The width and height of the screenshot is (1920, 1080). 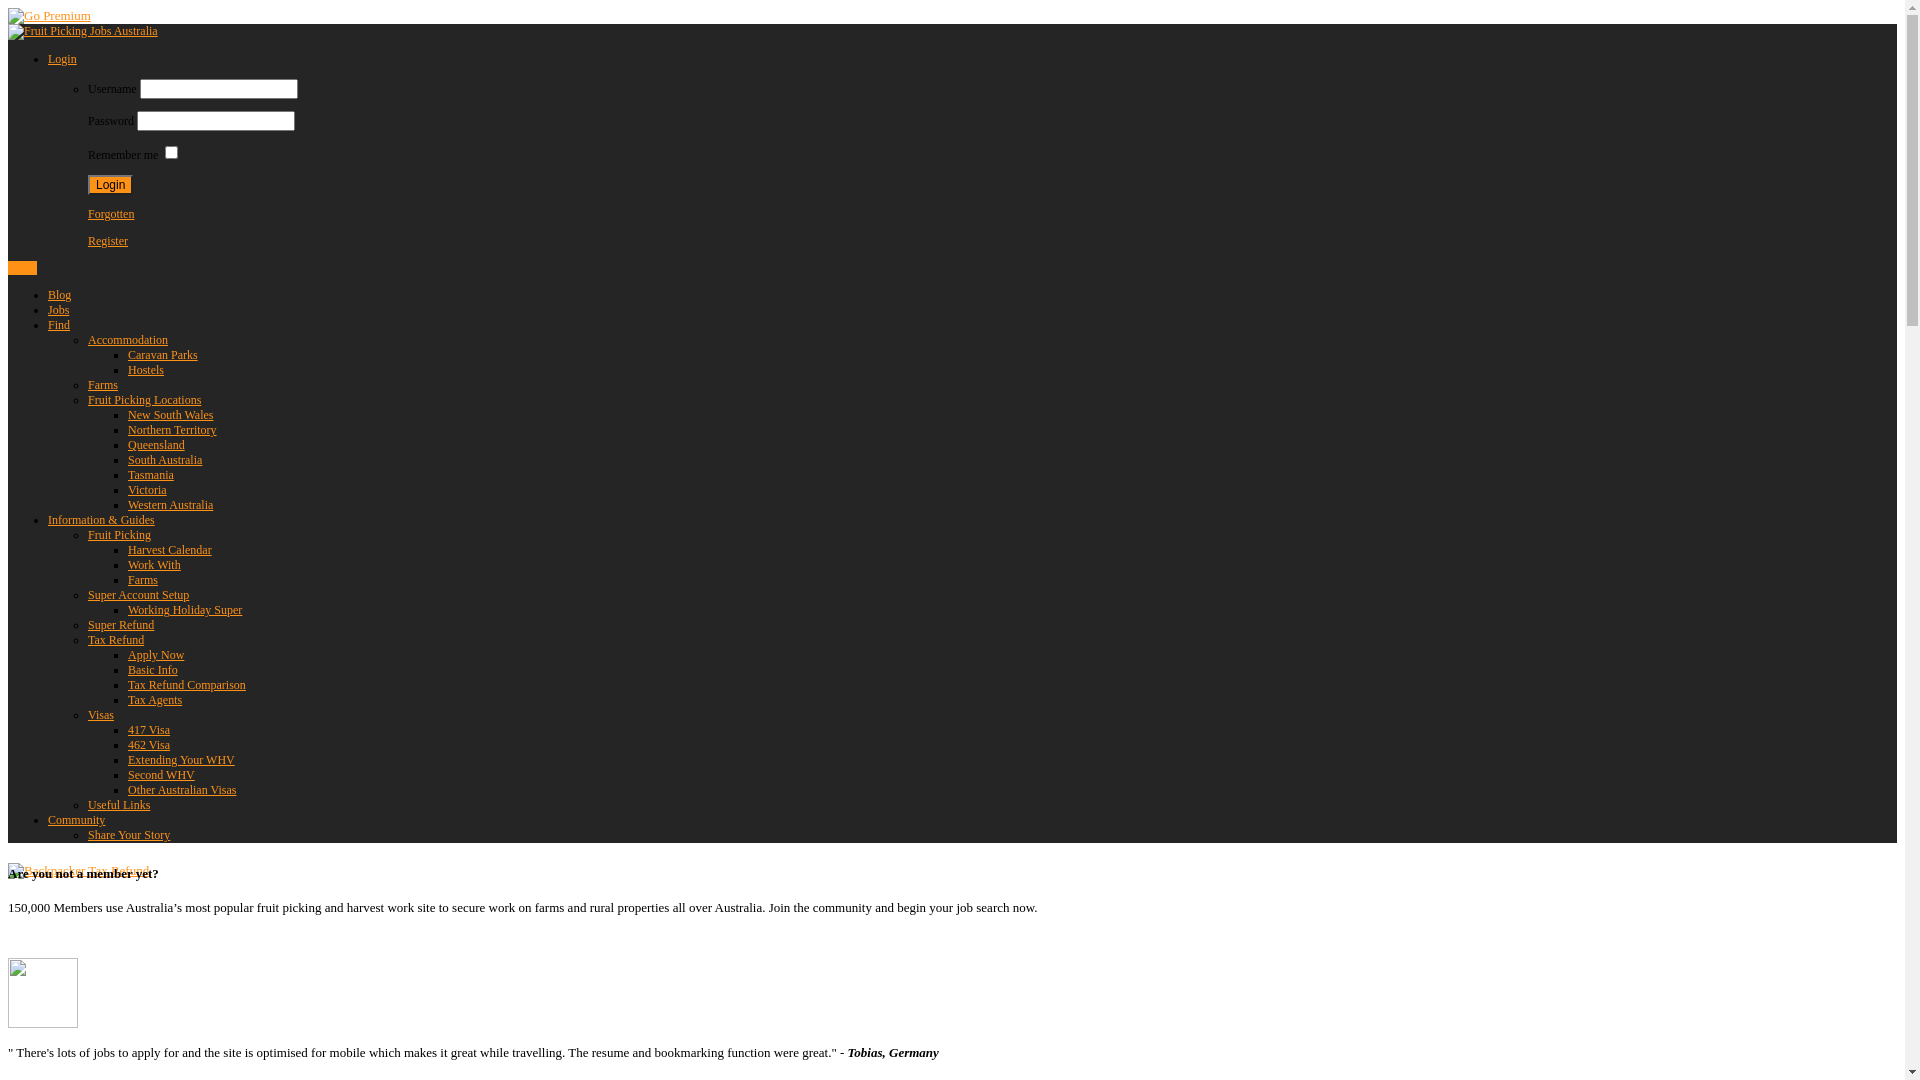 What do you see at coordinates (164, 459) in the screenshot?
I see `'South Australia'` at bounding box center [164, 459].